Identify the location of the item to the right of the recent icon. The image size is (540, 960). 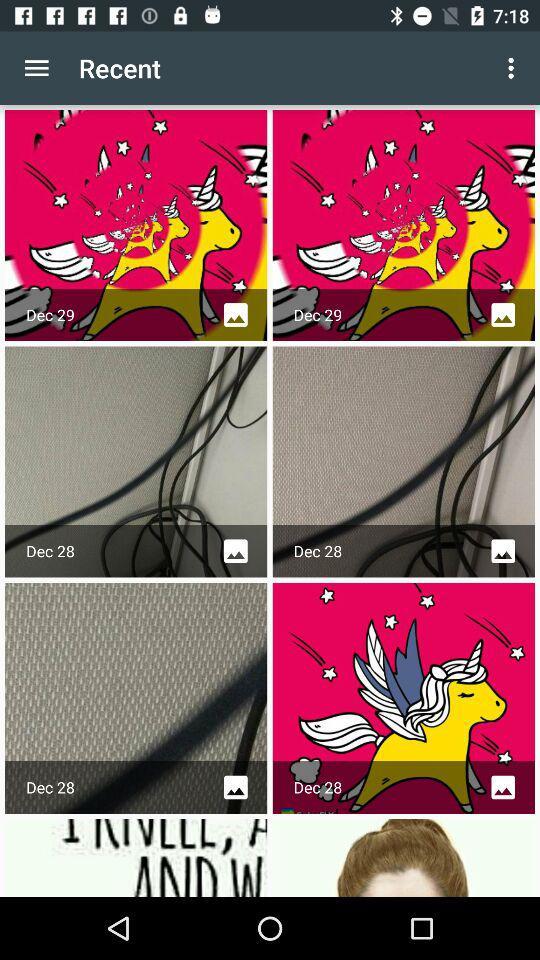
(513, 68).